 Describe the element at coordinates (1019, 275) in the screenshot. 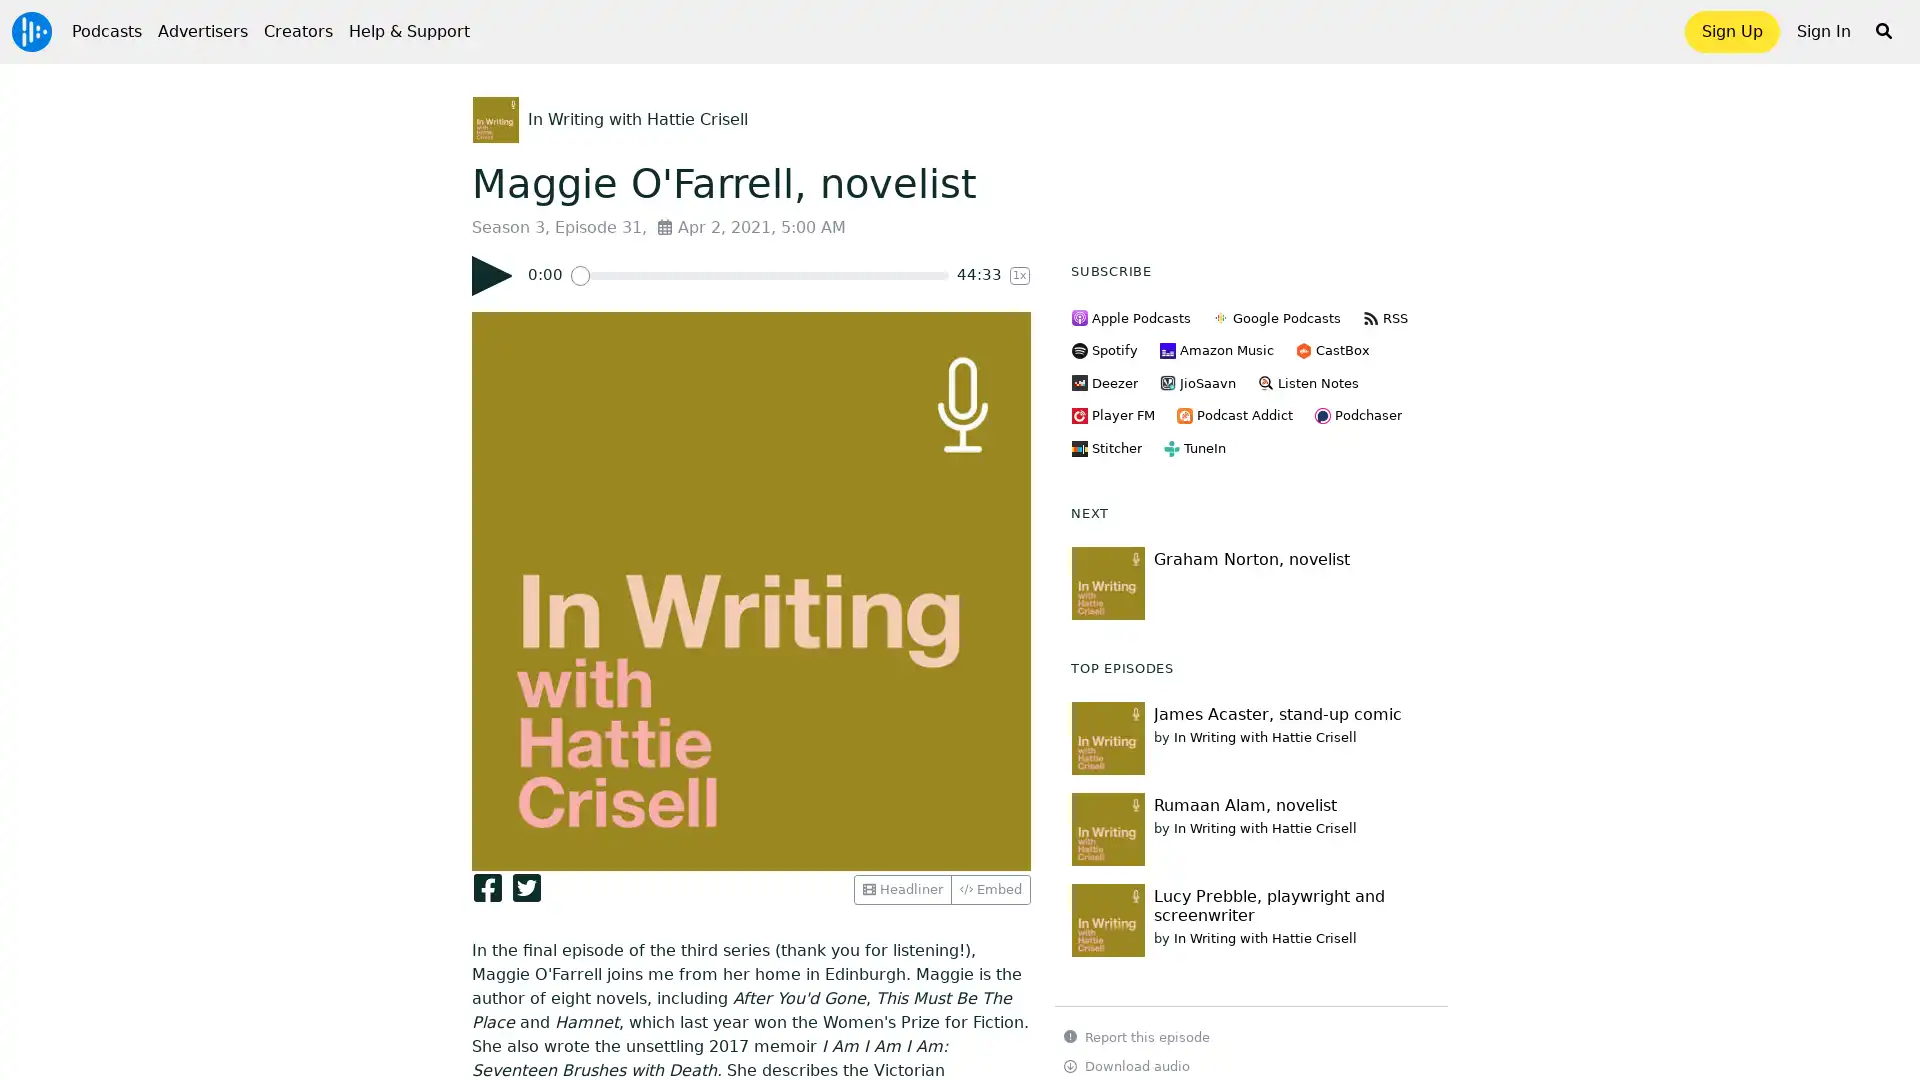

I see `1x` at that location.